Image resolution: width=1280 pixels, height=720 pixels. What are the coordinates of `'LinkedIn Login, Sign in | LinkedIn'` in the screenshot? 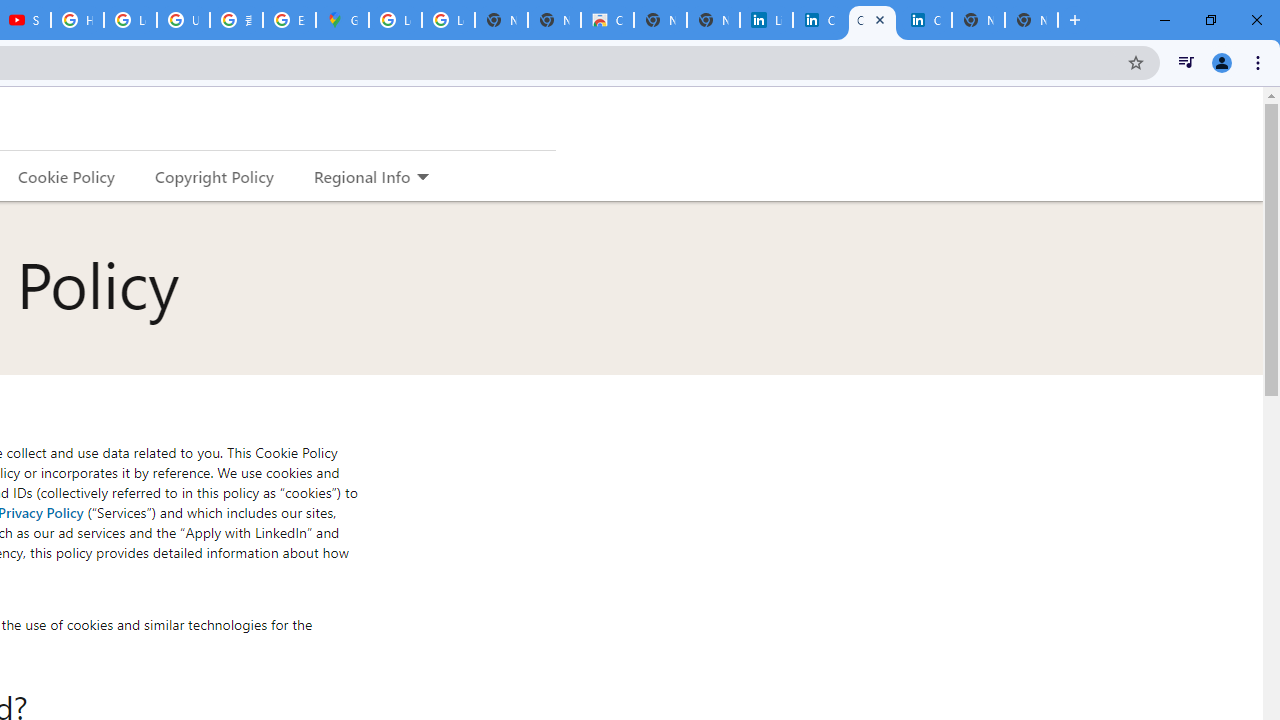 It's located at (765, 20).